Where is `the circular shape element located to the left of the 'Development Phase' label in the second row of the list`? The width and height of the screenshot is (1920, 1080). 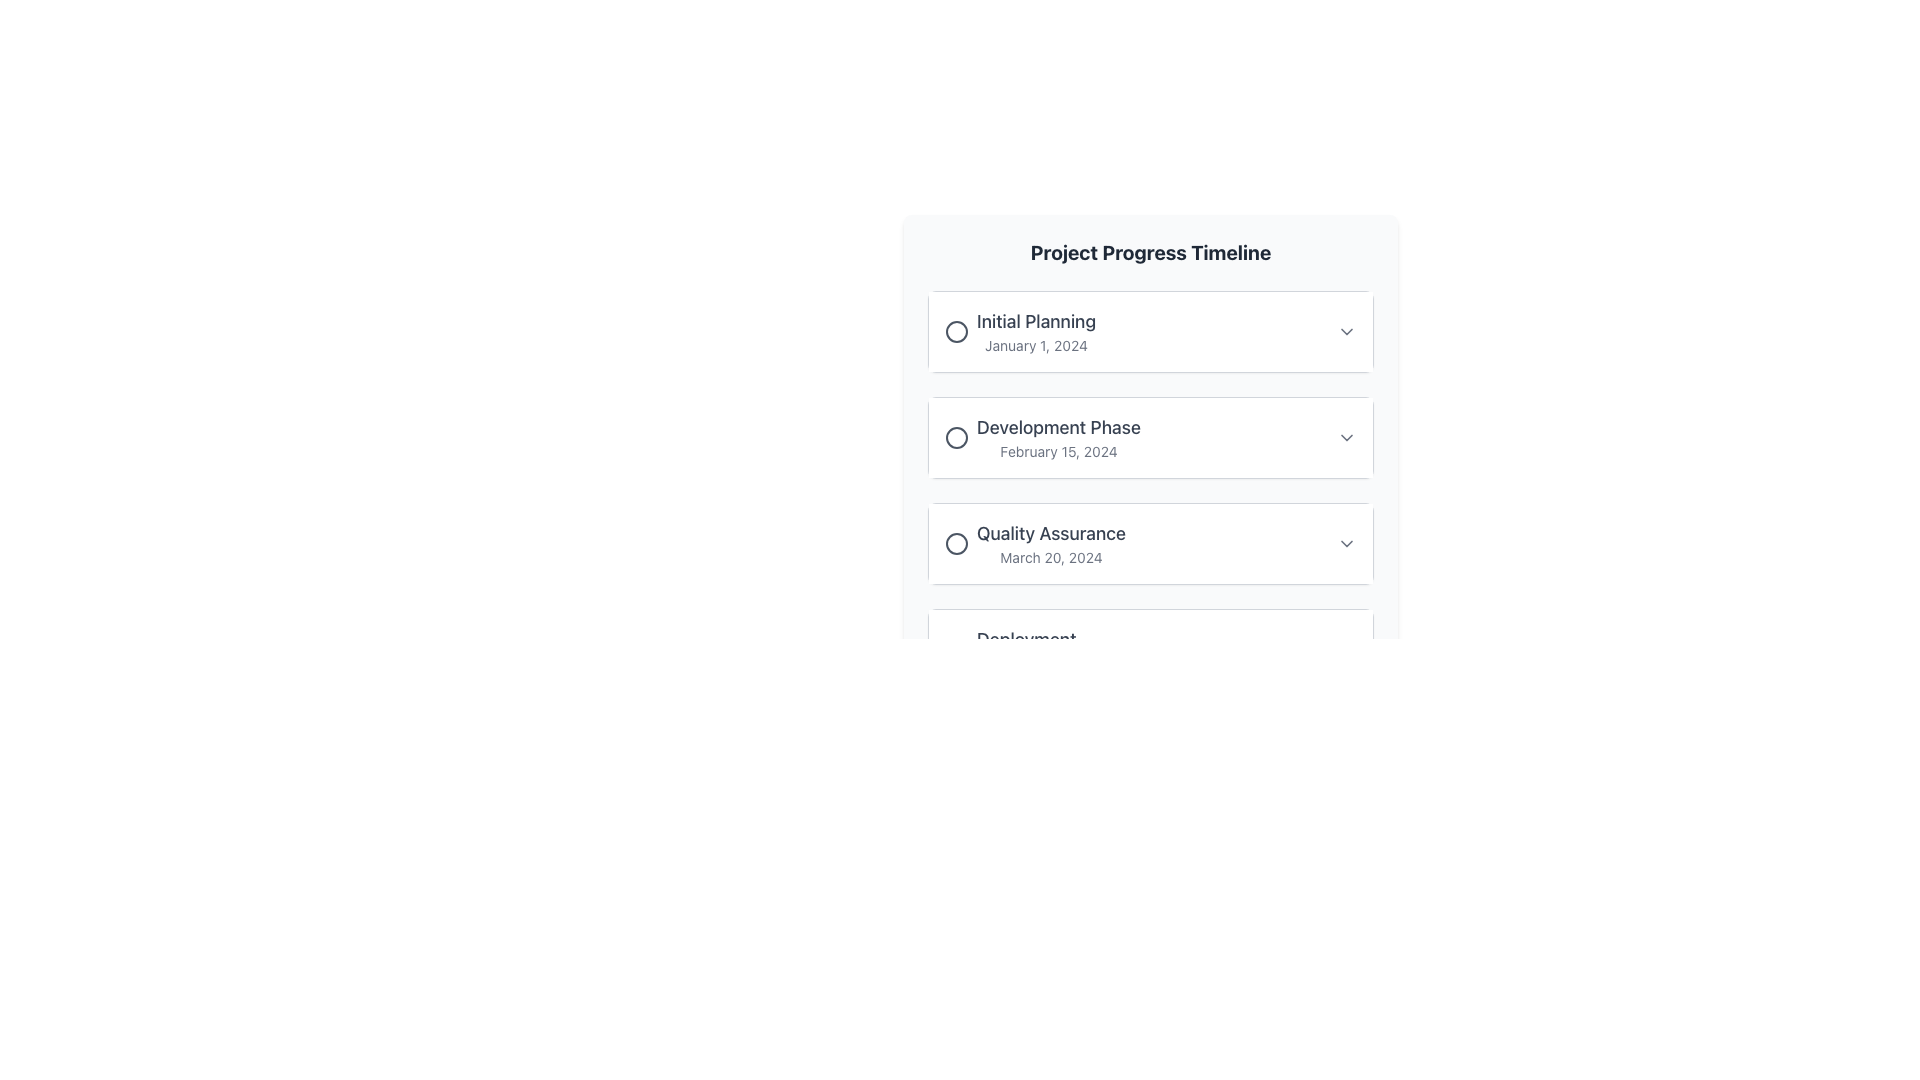 the circular shape element located to the left of the 'Development Phase' label in the second row of the list is located at coordinates (955, 437).